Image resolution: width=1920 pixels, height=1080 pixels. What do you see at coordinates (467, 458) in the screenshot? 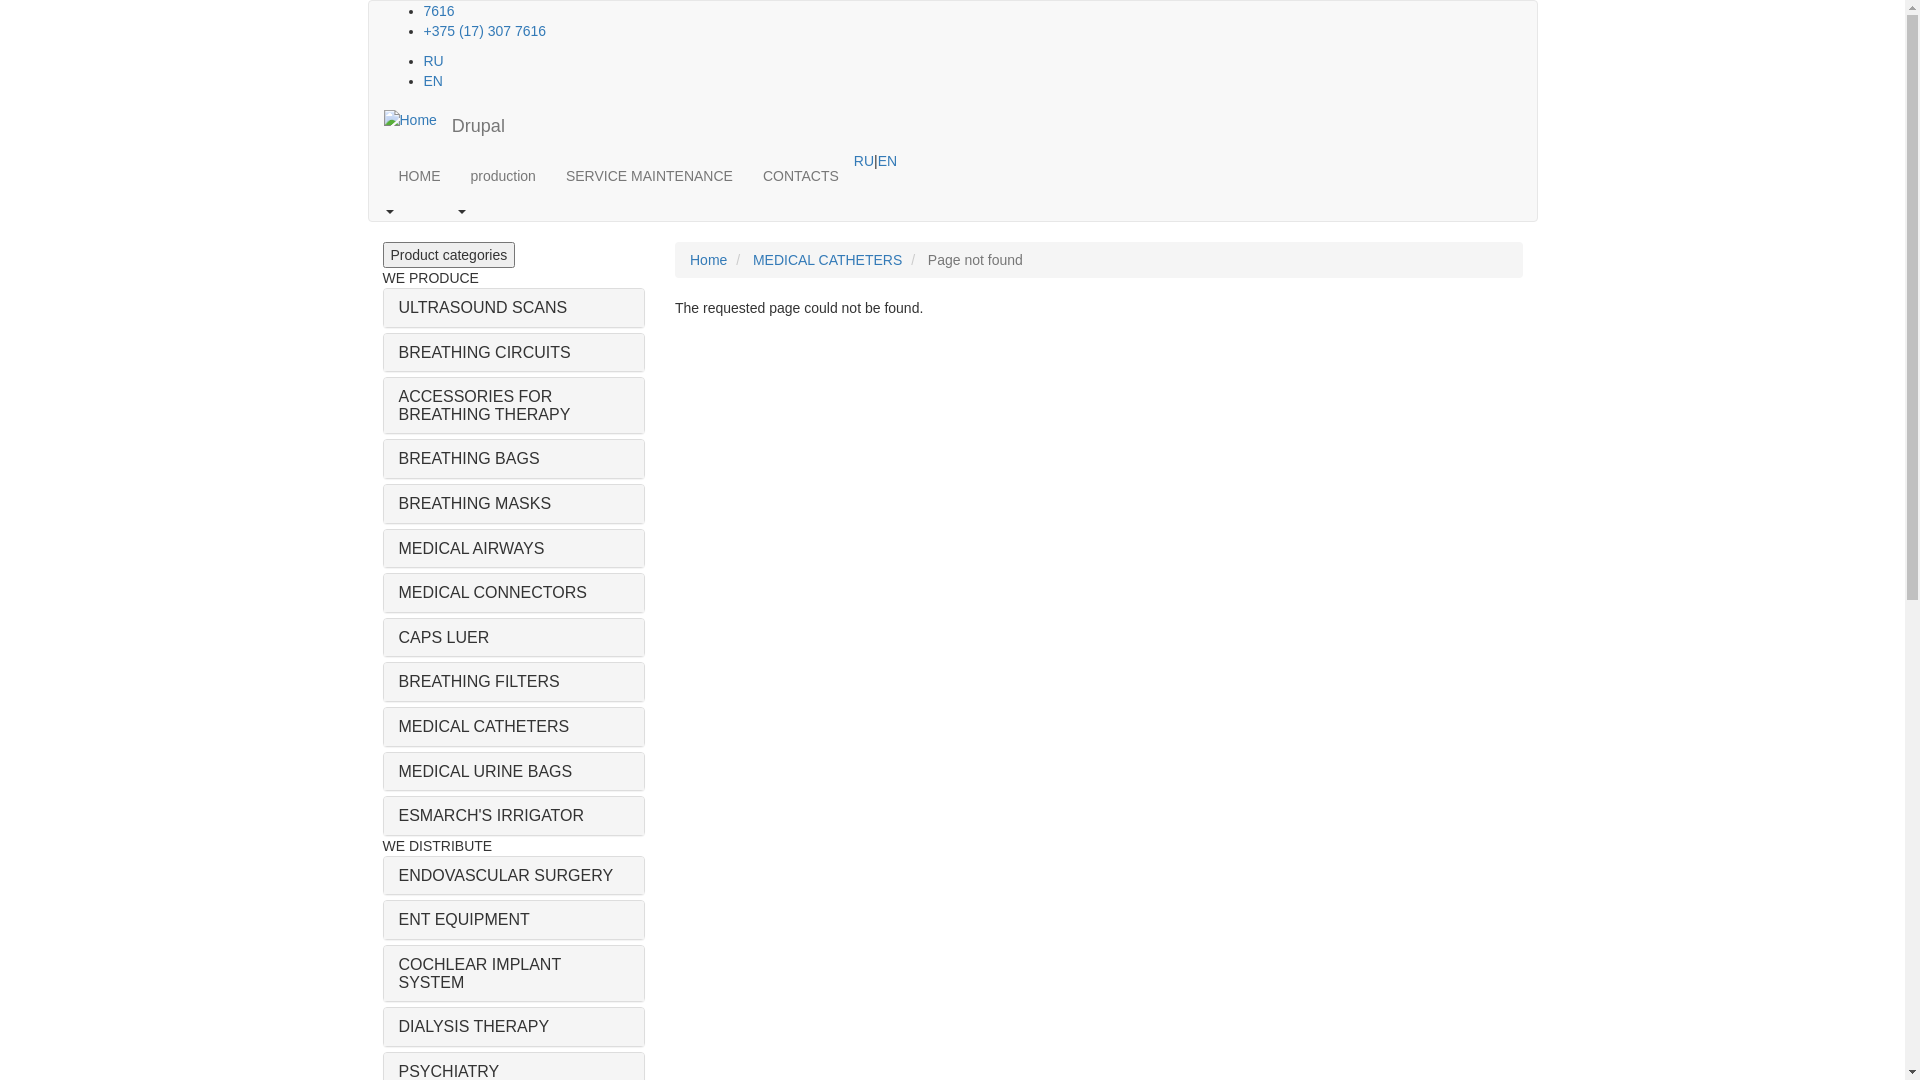
I see `'BREATHING BAGS'` at bounding box center [467, 458].